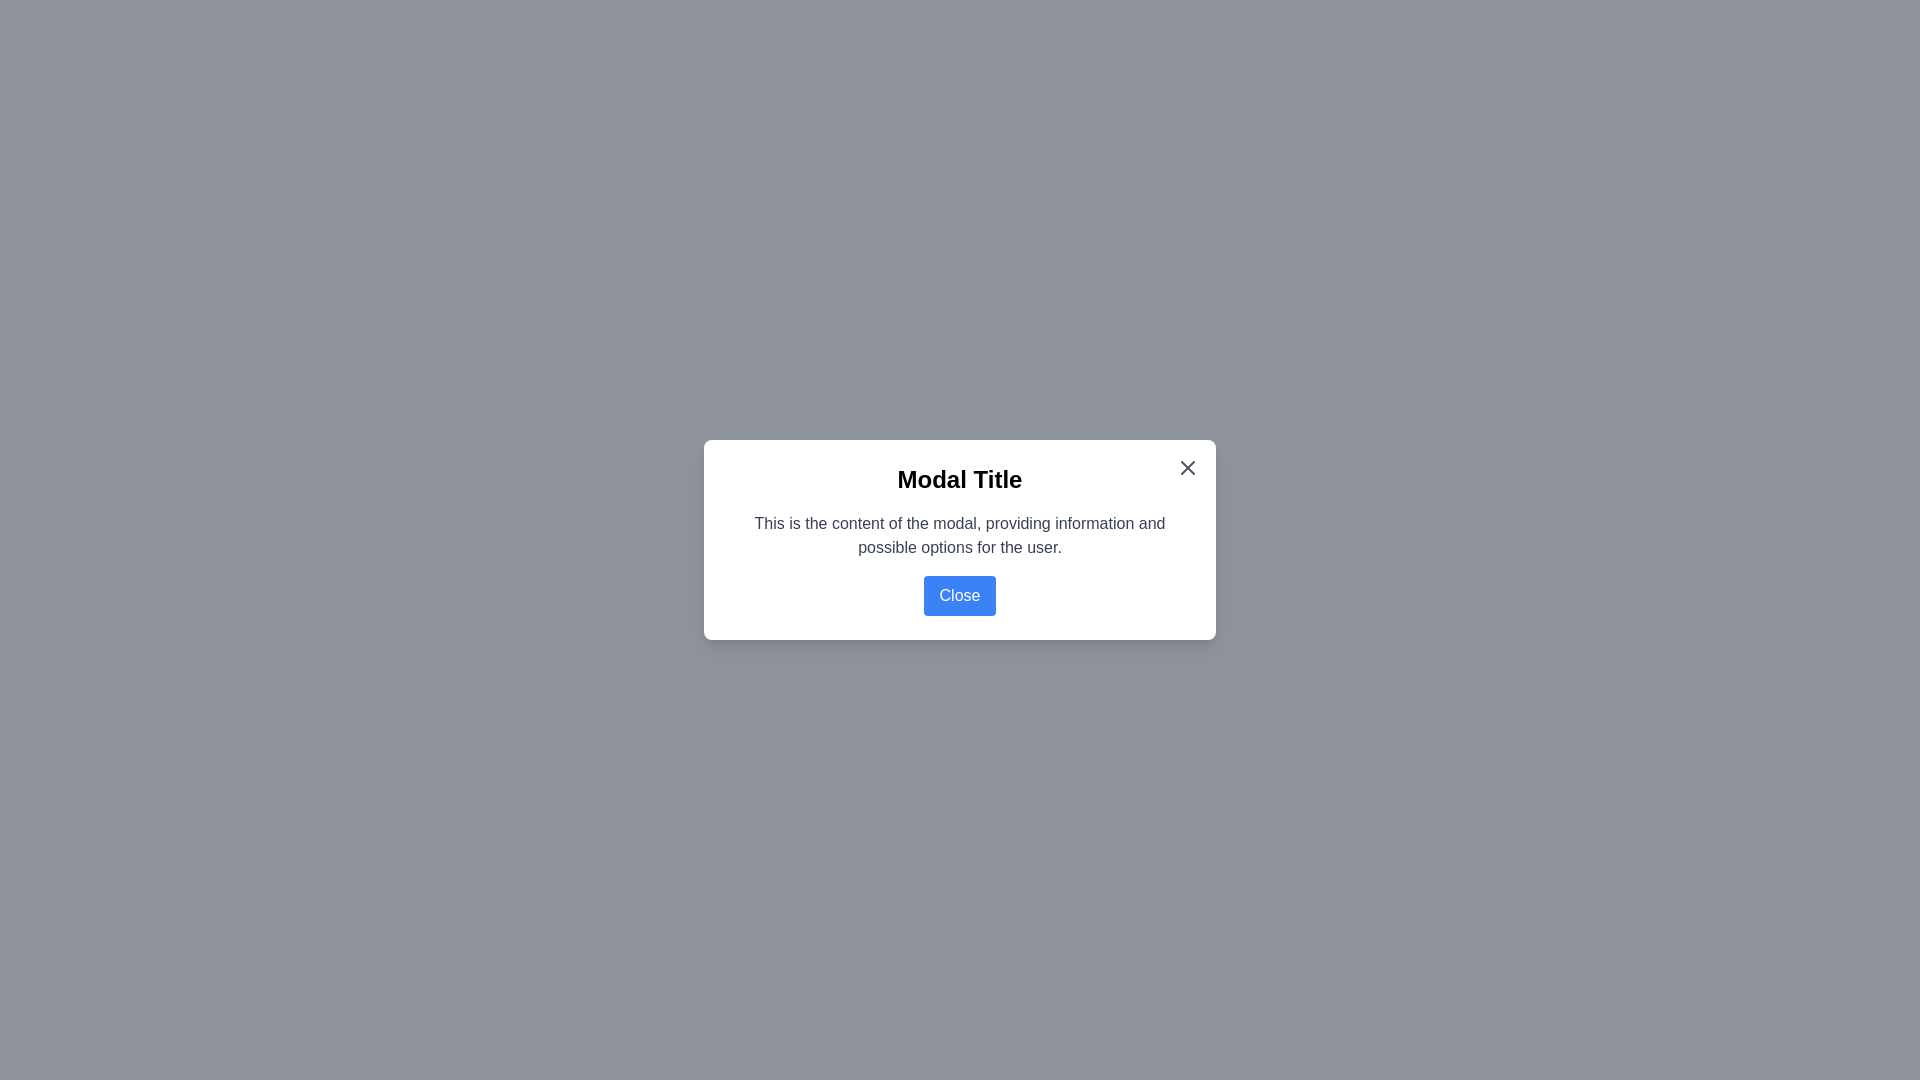 The height and width of the screenshot is (1080, 1920). Describe the element at coordinates (960, 535) in the screenshot. I see `the Informational text block that contains the content: 'This is the content of the modal, providing information and possible options for the user.'` at that location.